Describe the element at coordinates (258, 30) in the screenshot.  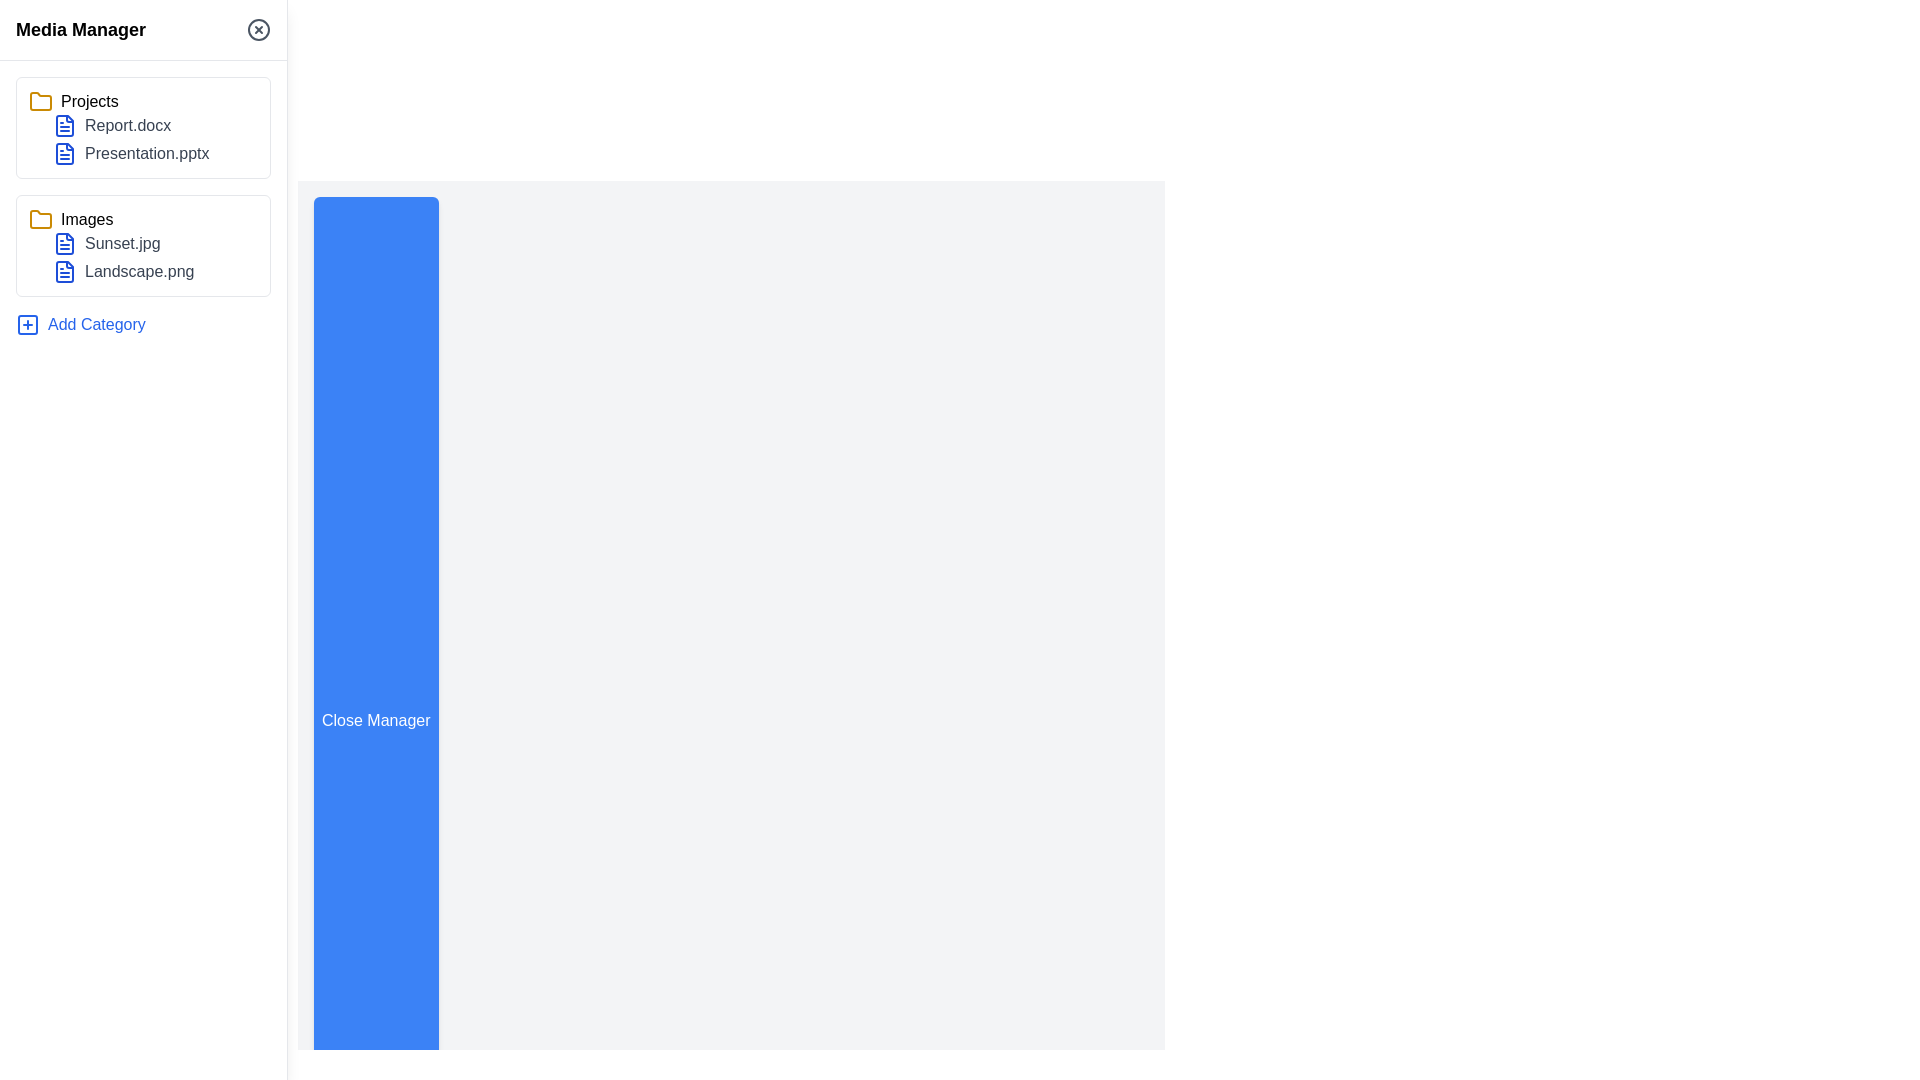
I see `the SVG Circle graphic that signifies closure or cancellation, located within the Media Manager interface` at that location.